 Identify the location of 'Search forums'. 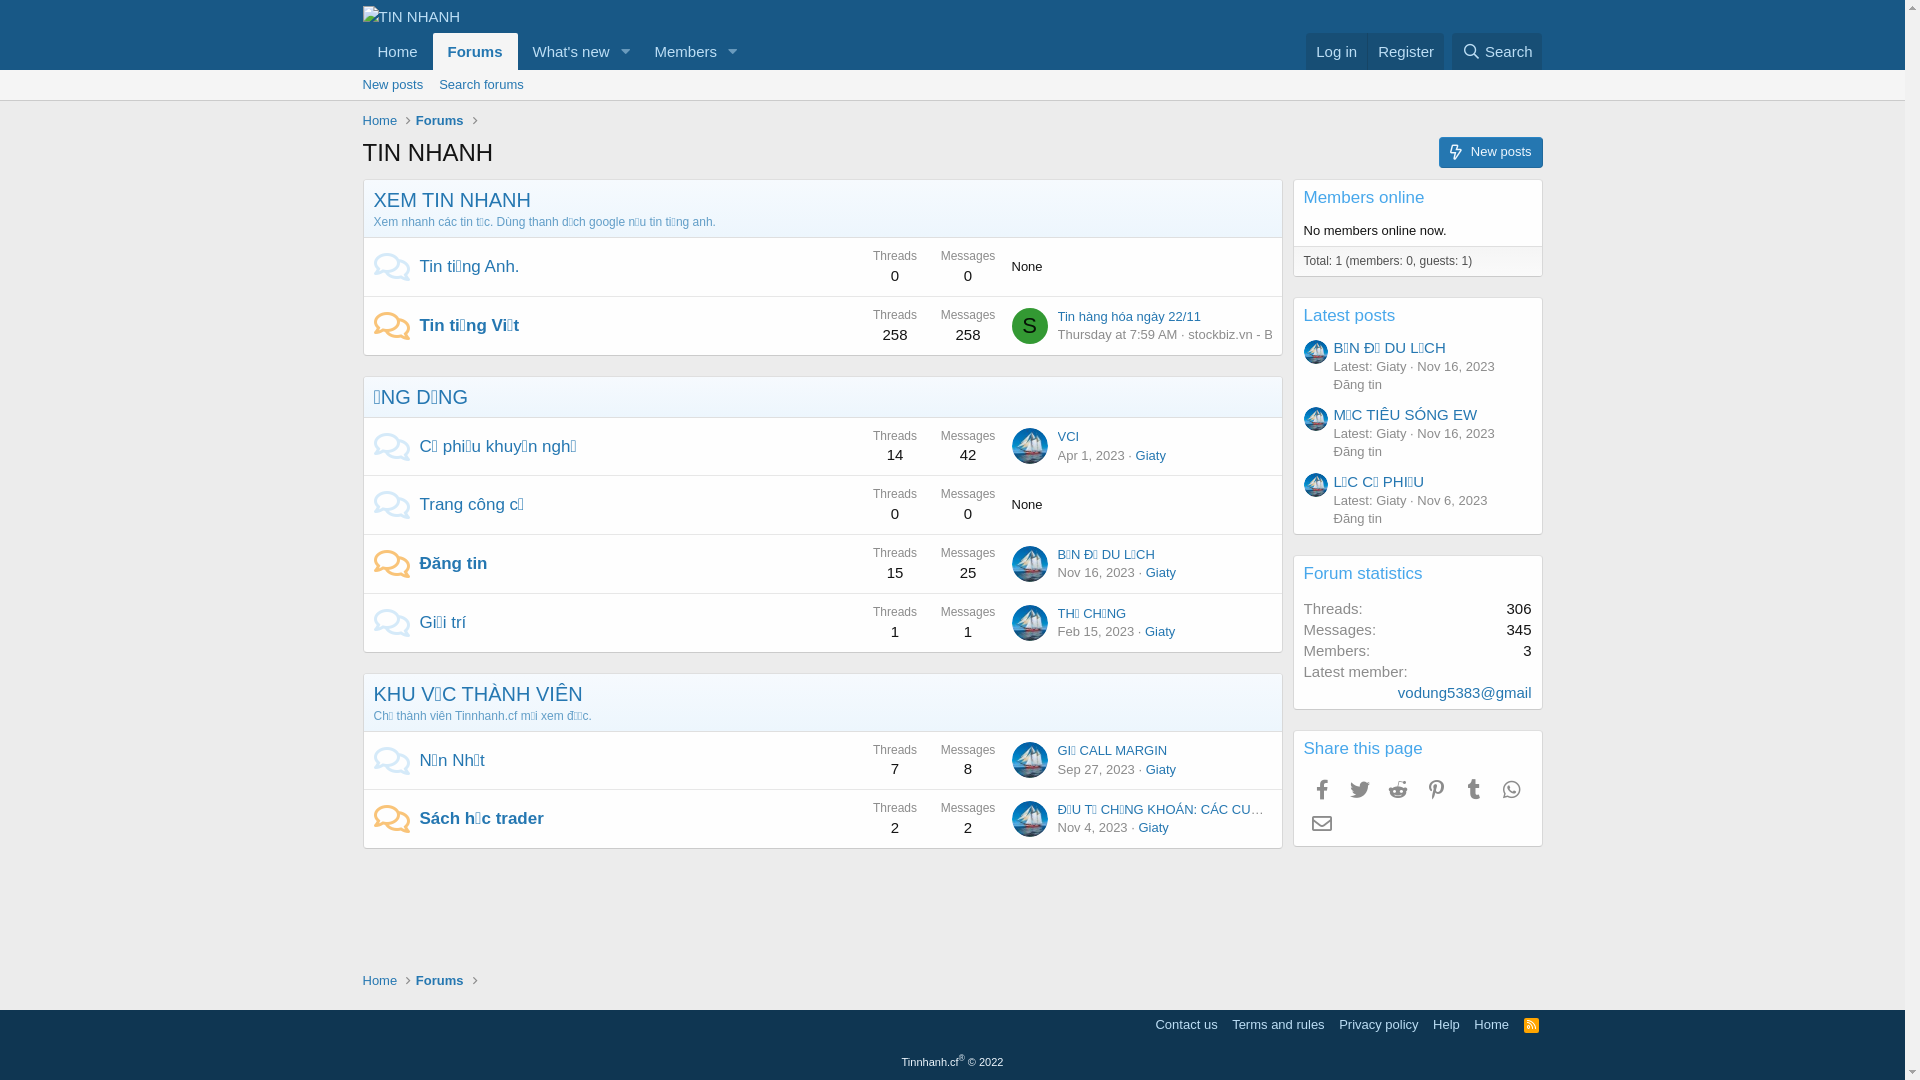
(481, 83).